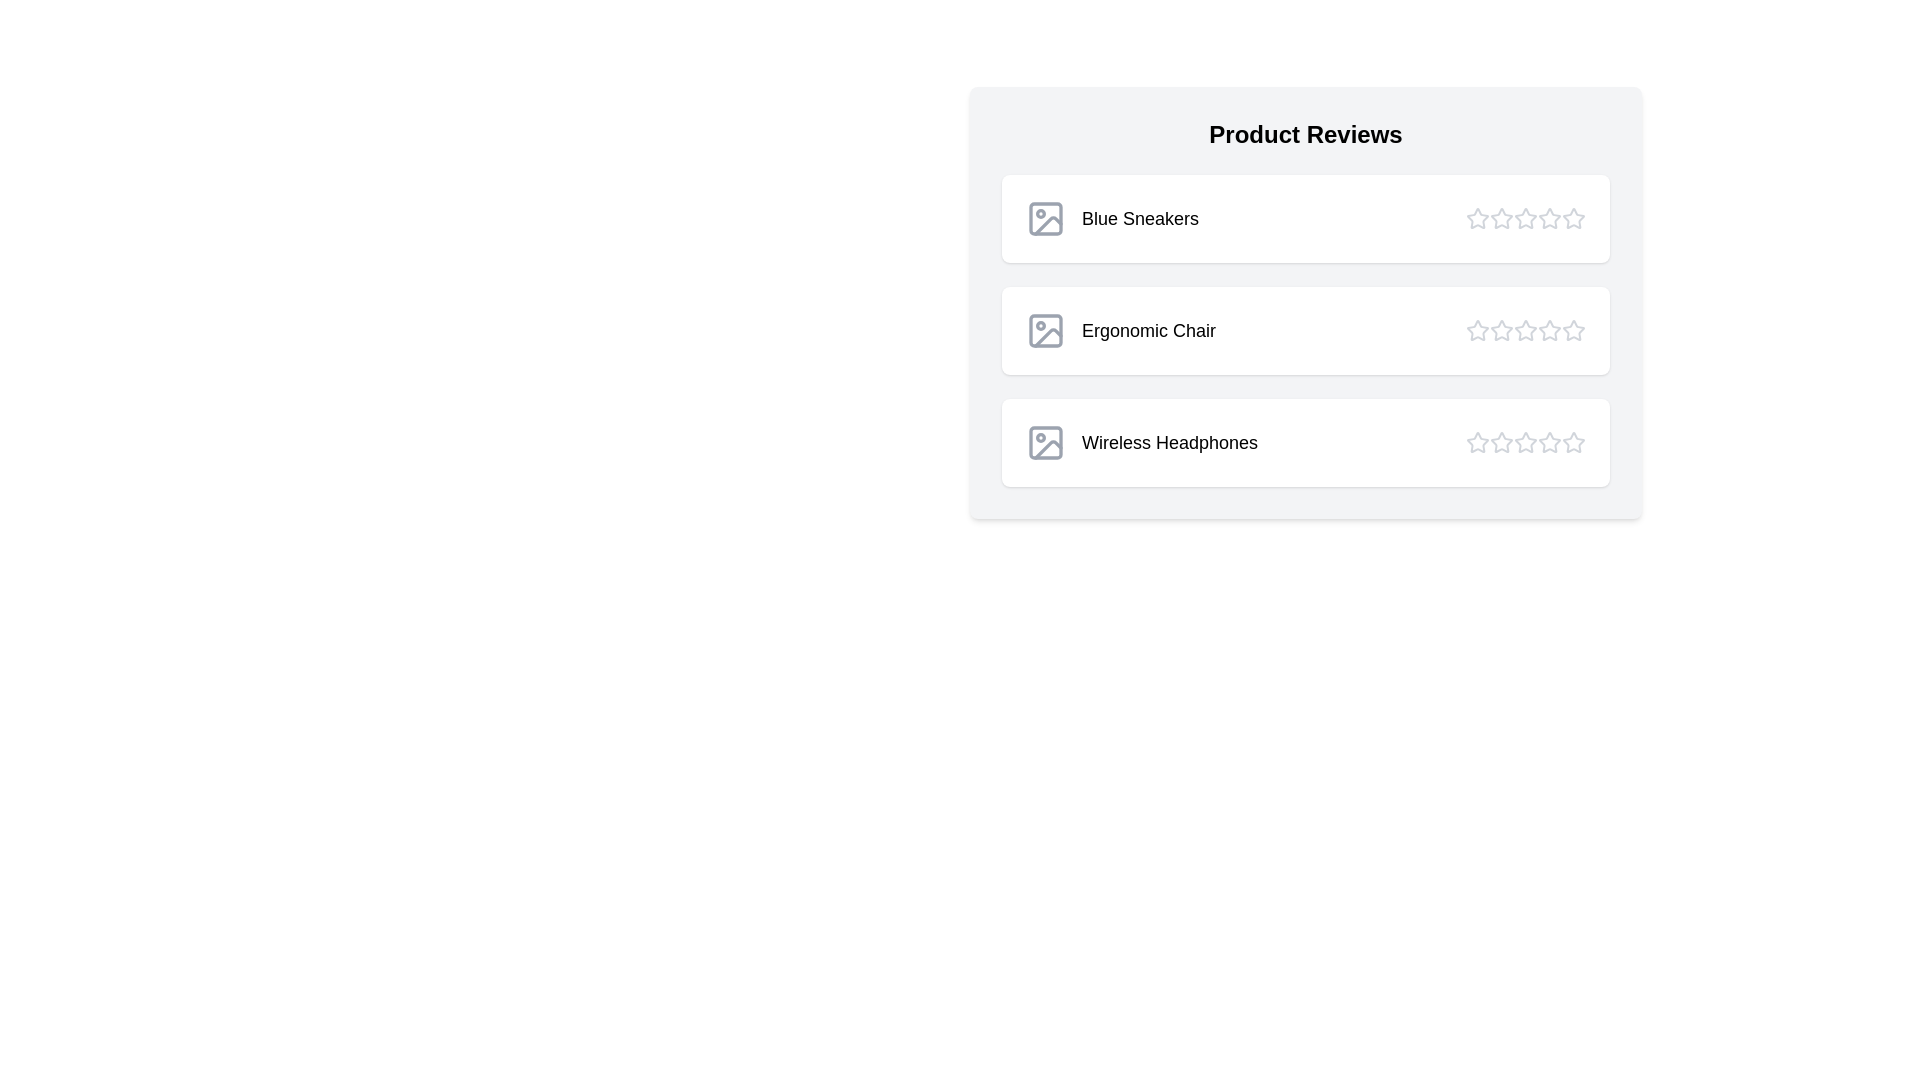 The image size is (1920, 1080). What do you see at coordinates (1525, 219) in the screenshot?
I see `the star corresponding to 3 stars for the product Blue Sneakers` at bounding box center [1525, 219].